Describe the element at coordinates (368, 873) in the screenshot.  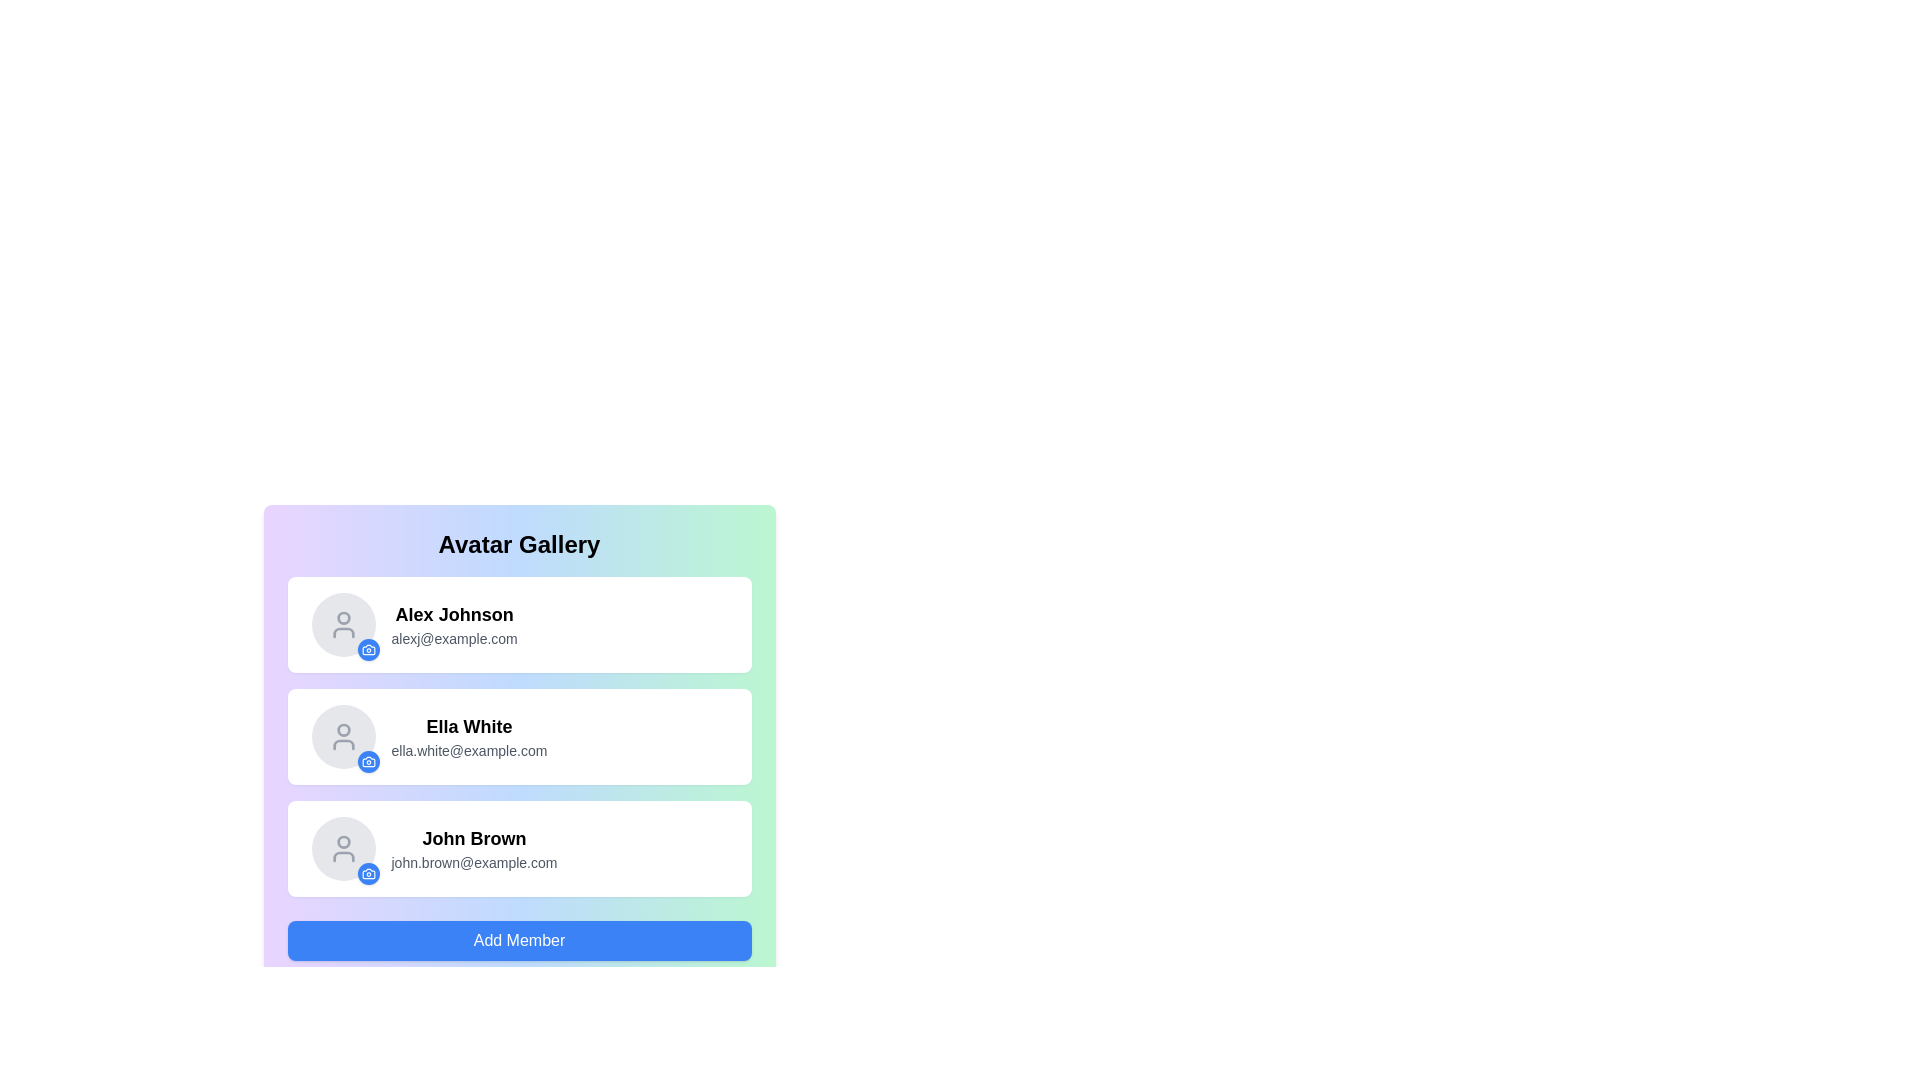
I see `the small circular button with a blue background and camera icon located in the bottom-right corner of John Brown's avatar` at that location.